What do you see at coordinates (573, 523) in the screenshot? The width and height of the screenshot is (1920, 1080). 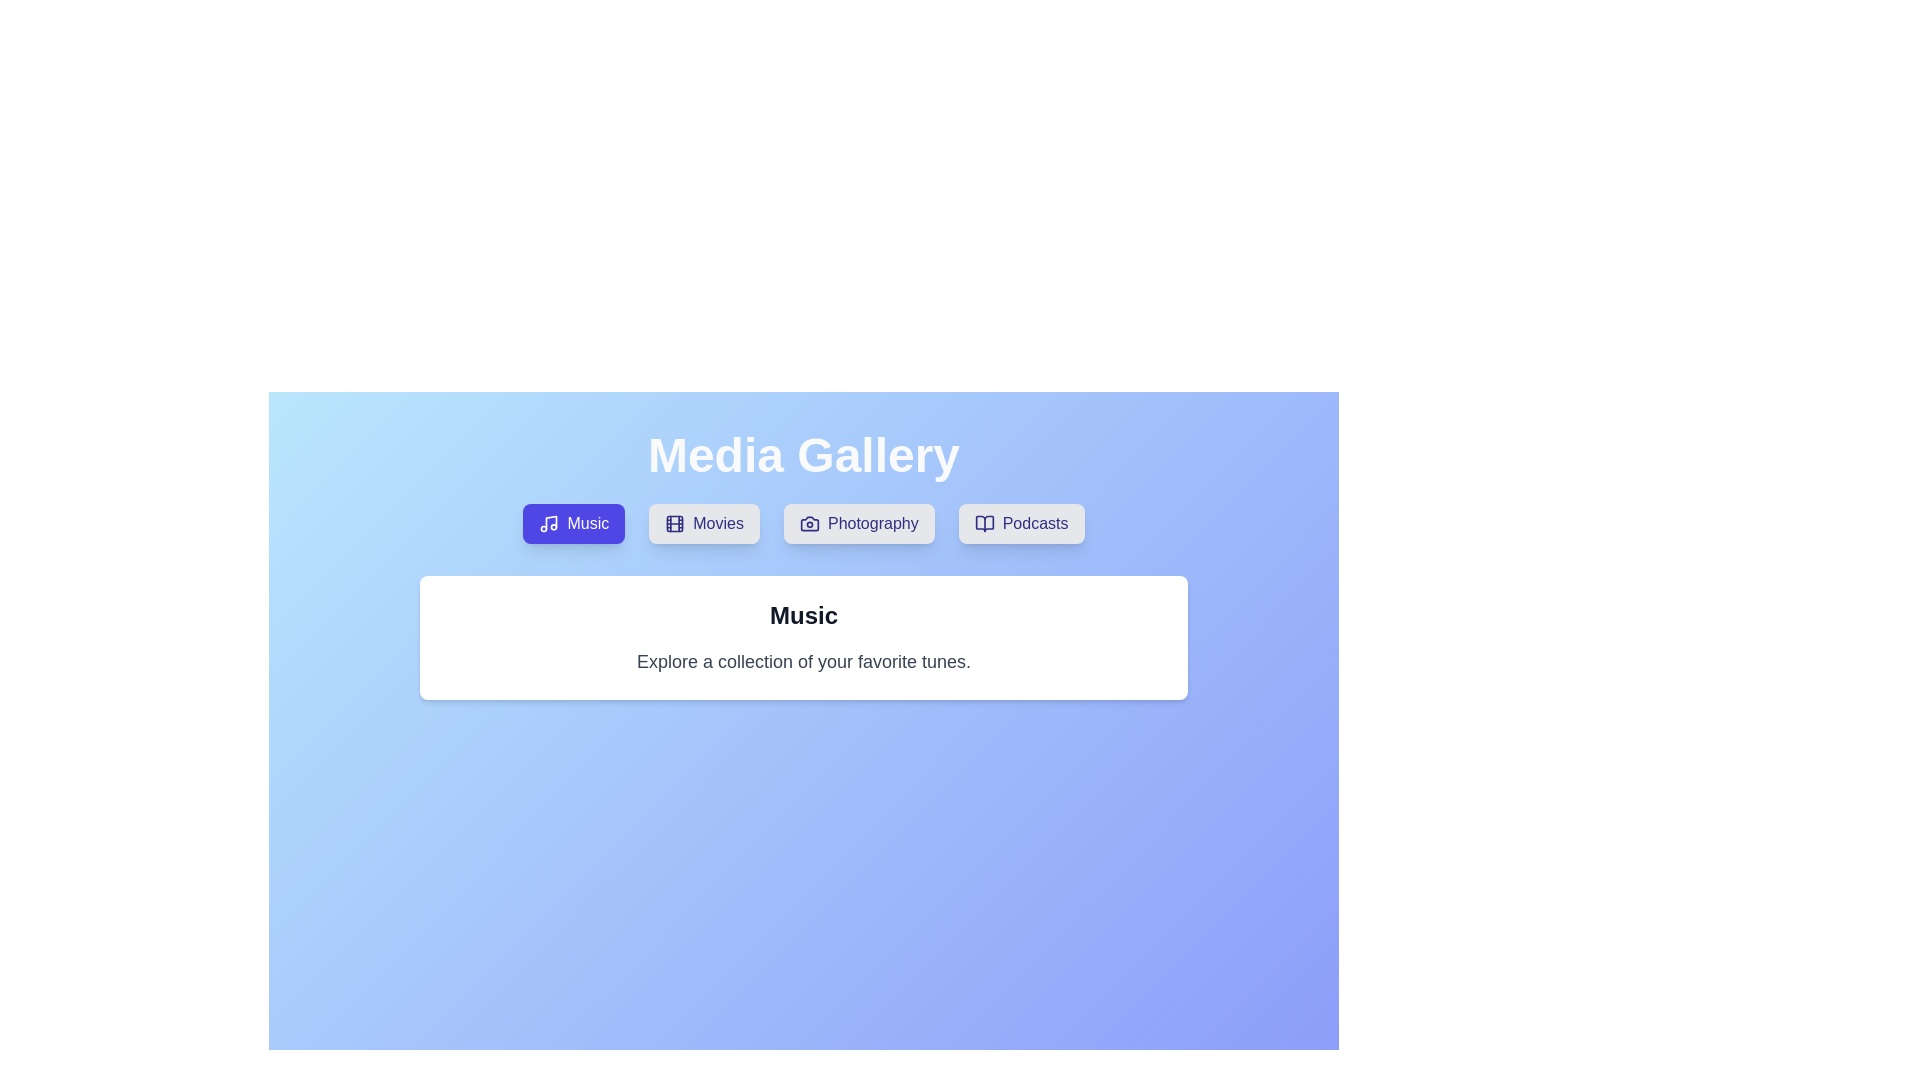 I see `the Music tab by clicking on its button` at bounding box center [573, 523].